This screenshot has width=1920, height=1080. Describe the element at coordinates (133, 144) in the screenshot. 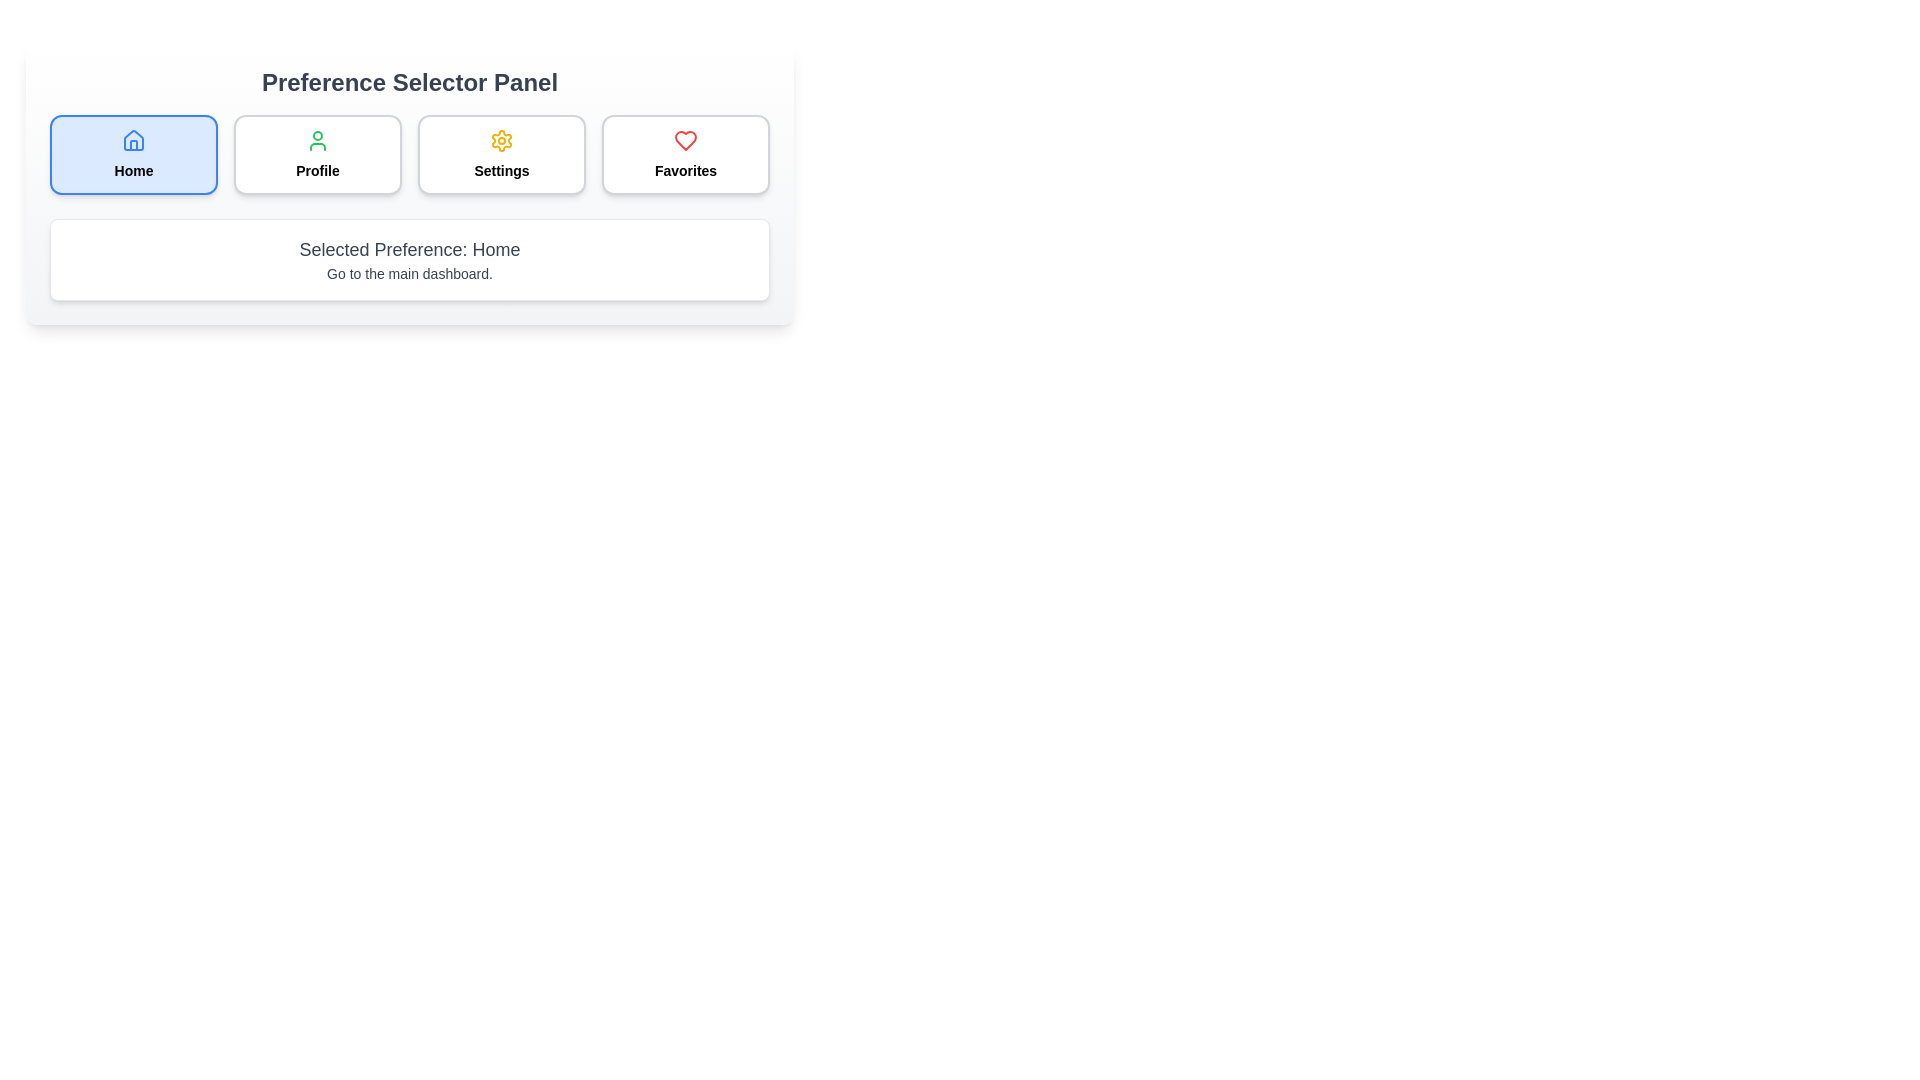

I see `the detailed structure of the house icon, which represents the 'Home' option in the panel, located in the lower middle part of the house's structure` at that location.